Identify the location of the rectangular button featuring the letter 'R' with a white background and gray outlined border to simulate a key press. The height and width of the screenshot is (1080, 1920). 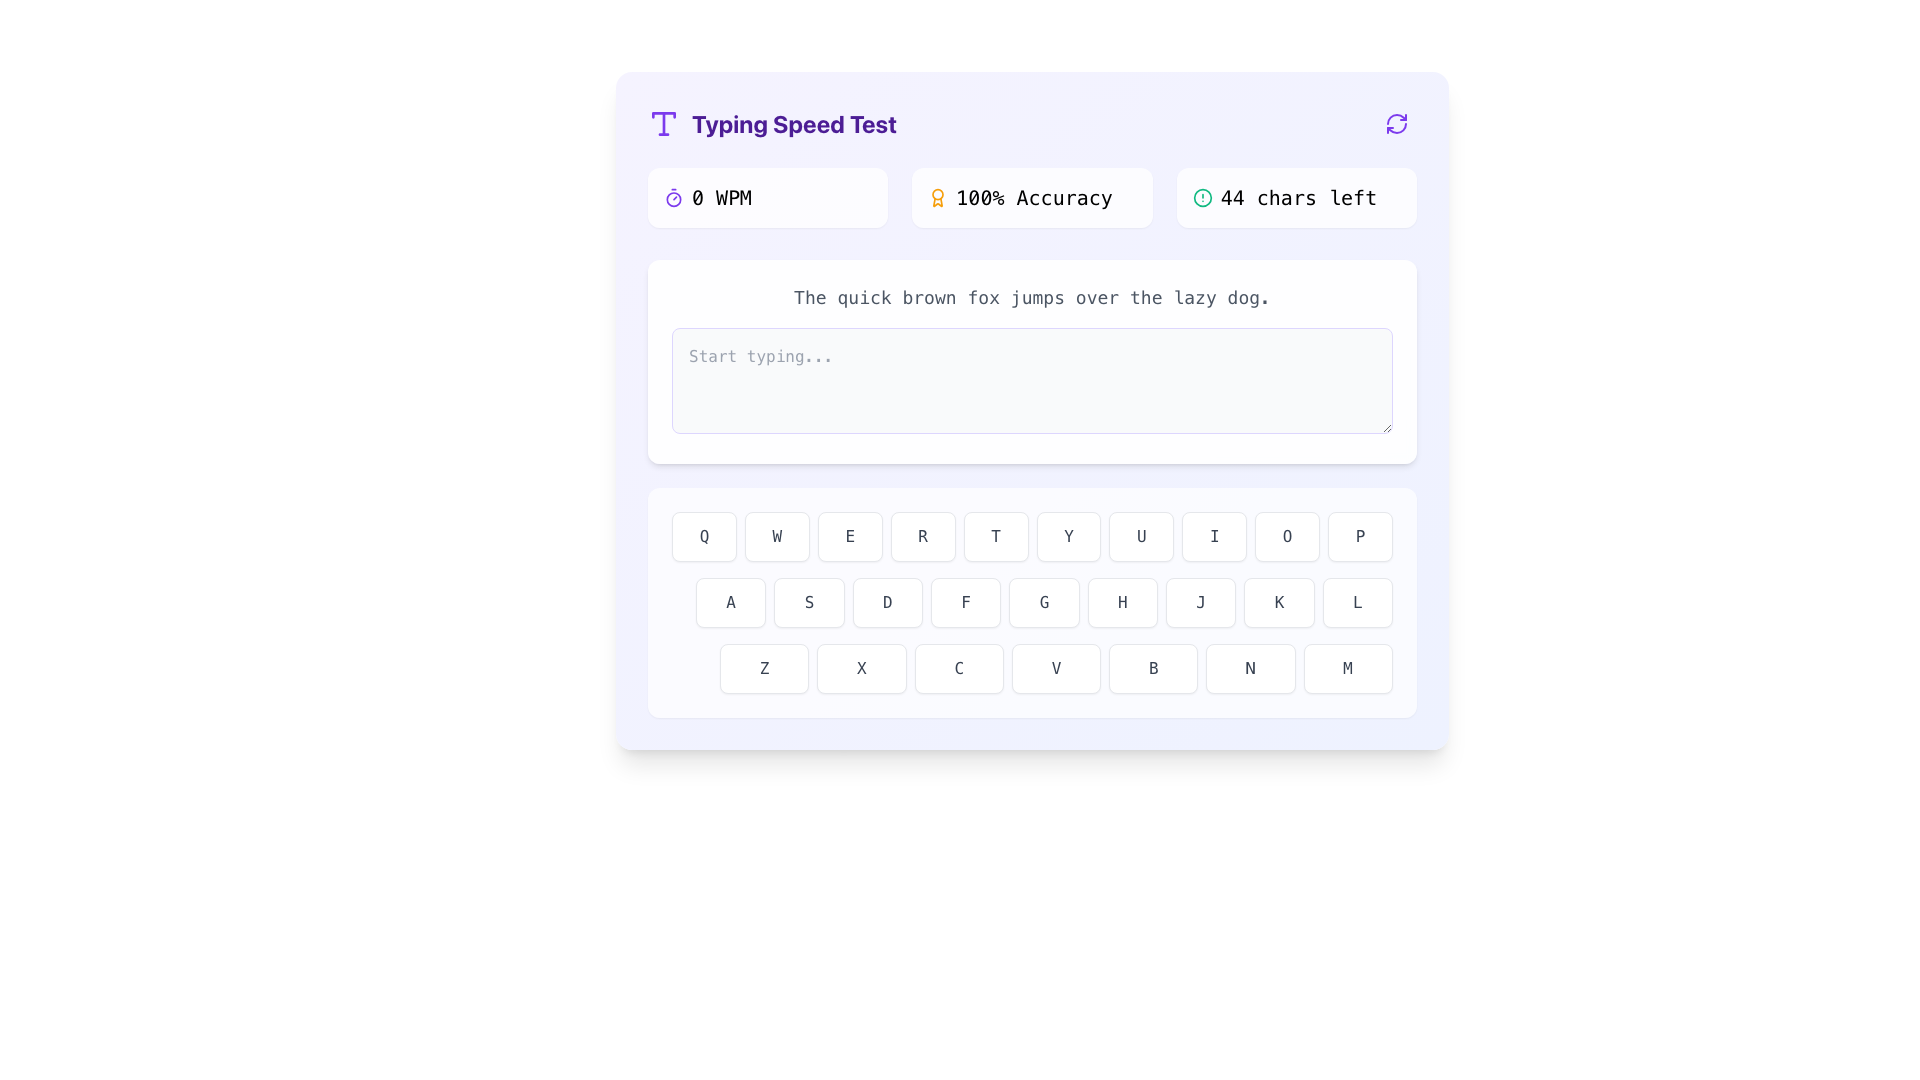
(922, 535).